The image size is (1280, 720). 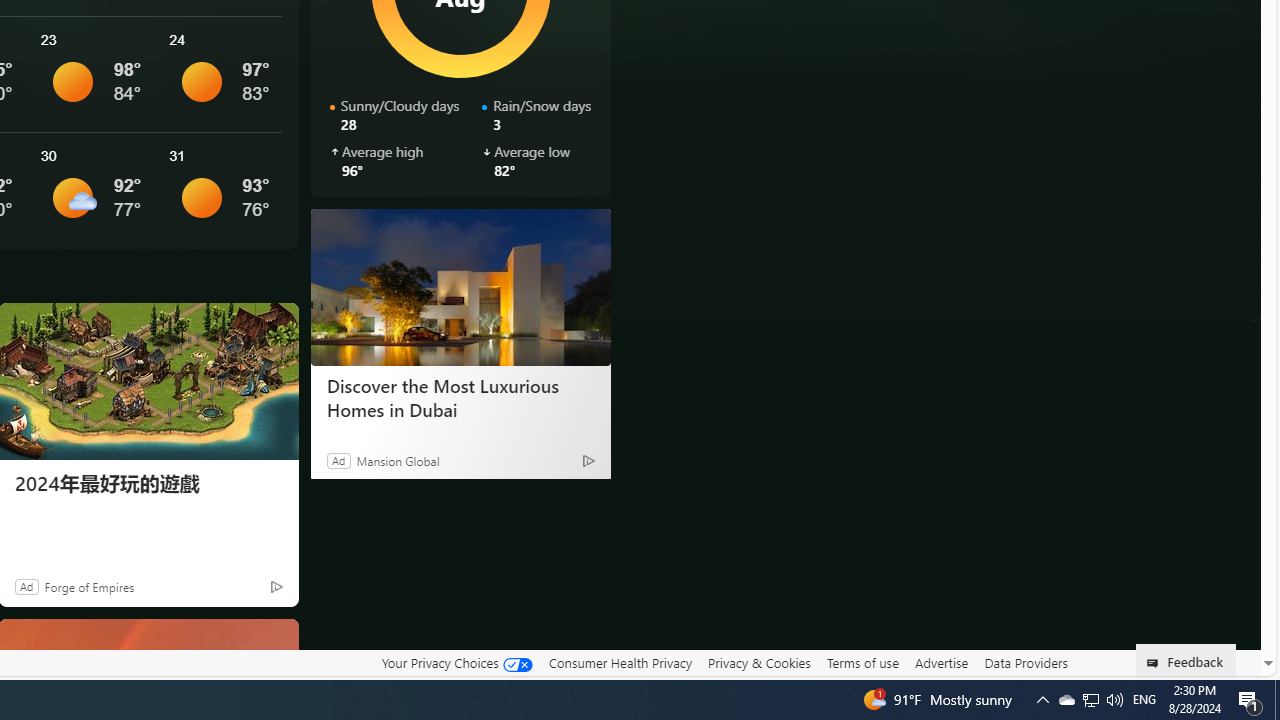 I want to click on 'Terms of use', so click(x=862, y=662).